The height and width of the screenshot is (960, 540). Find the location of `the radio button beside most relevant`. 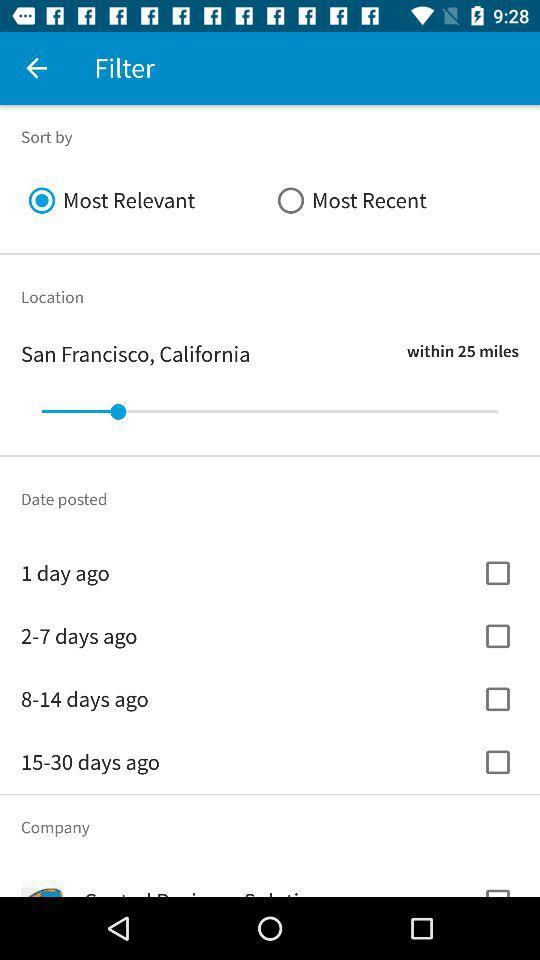

the radio button beside most relevant is located at coordinates (394, 201).